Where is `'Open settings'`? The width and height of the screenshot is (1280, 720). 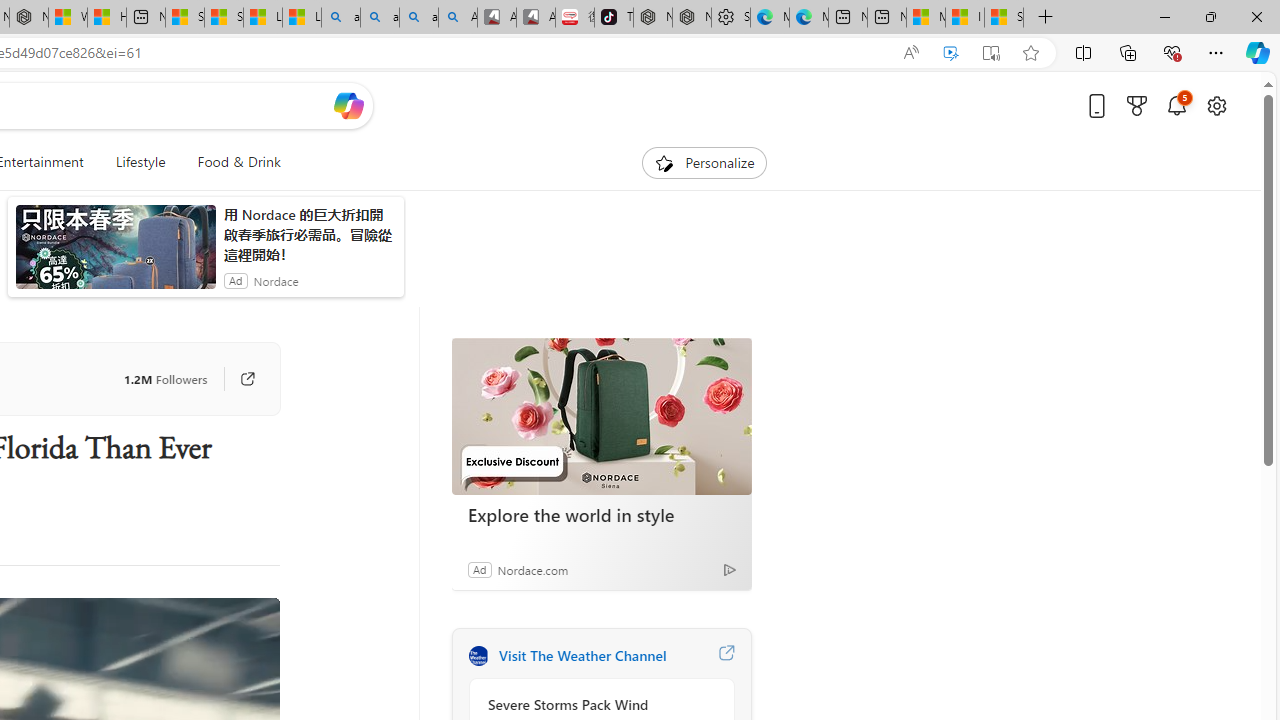 'Open settings' is located at coordinates (1215, 105).